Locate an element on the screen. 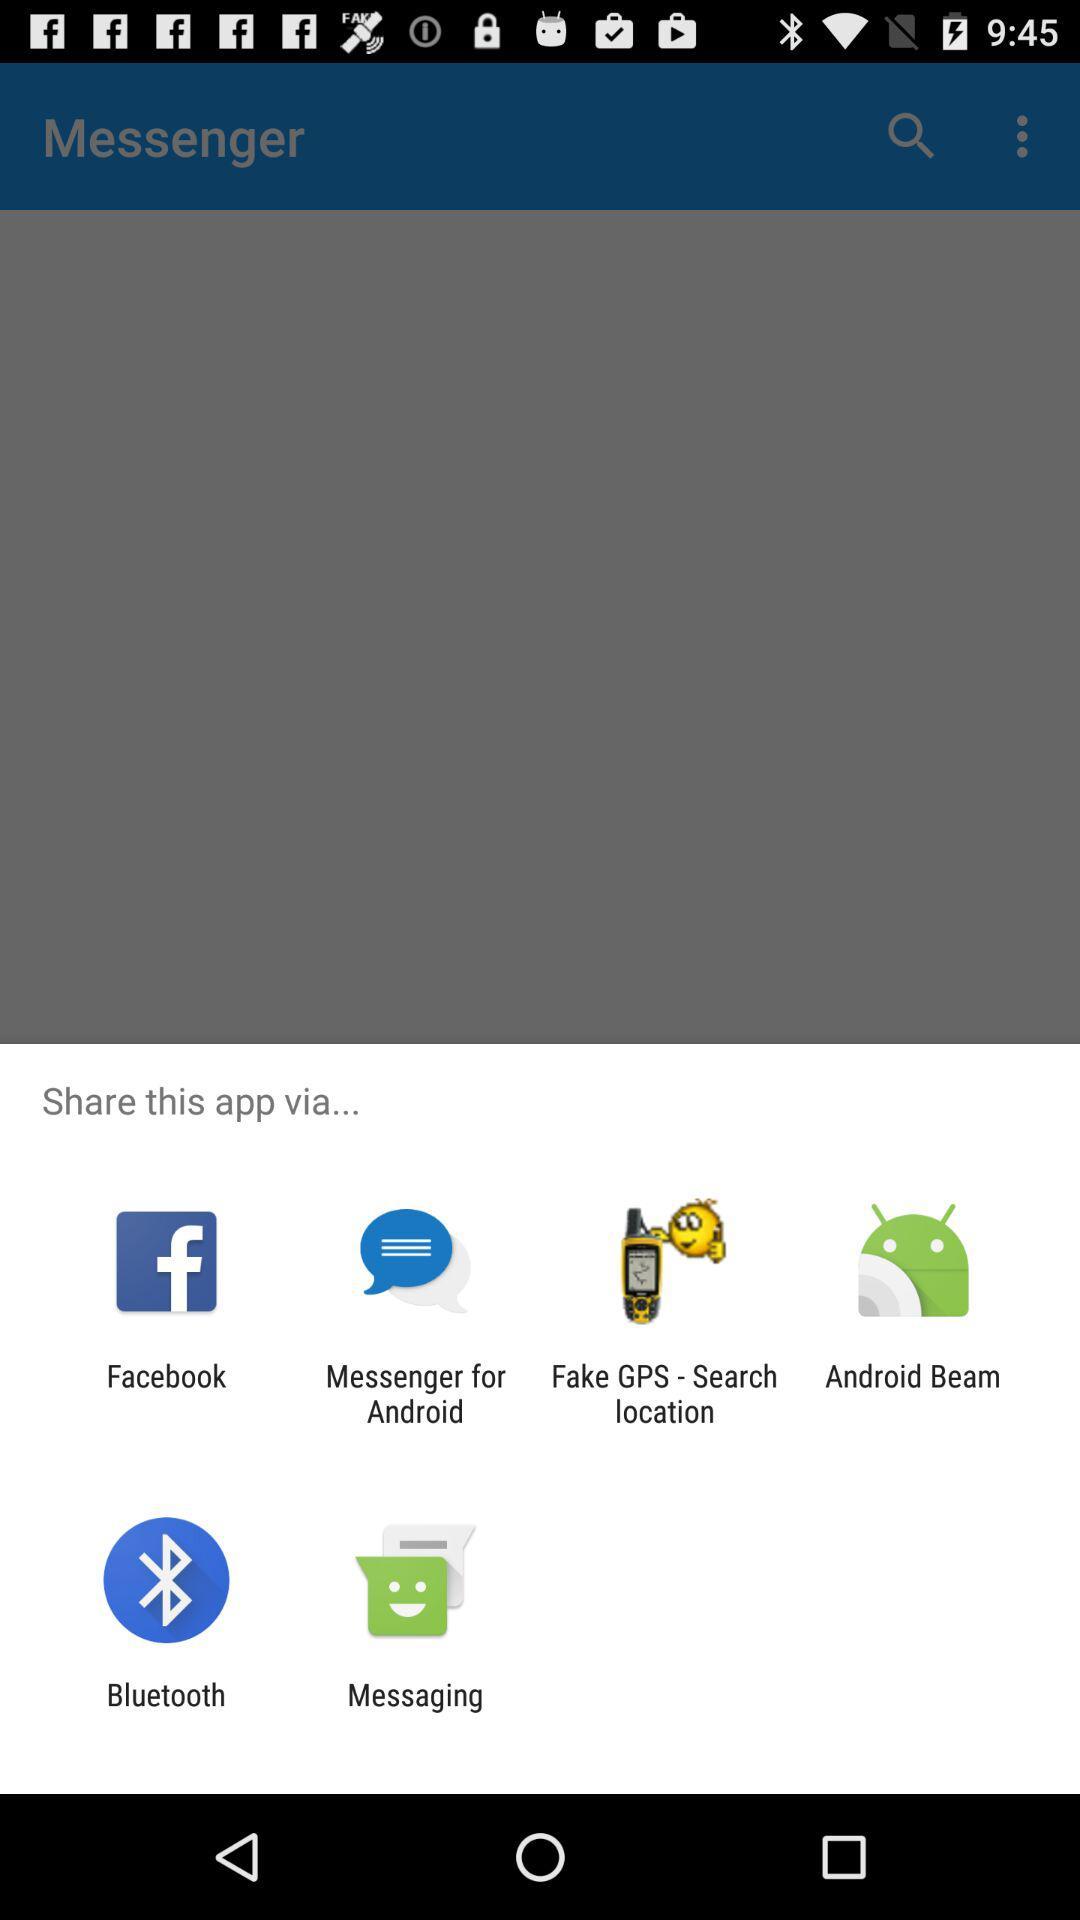  messaging item is located at coordinates (414, 1711).